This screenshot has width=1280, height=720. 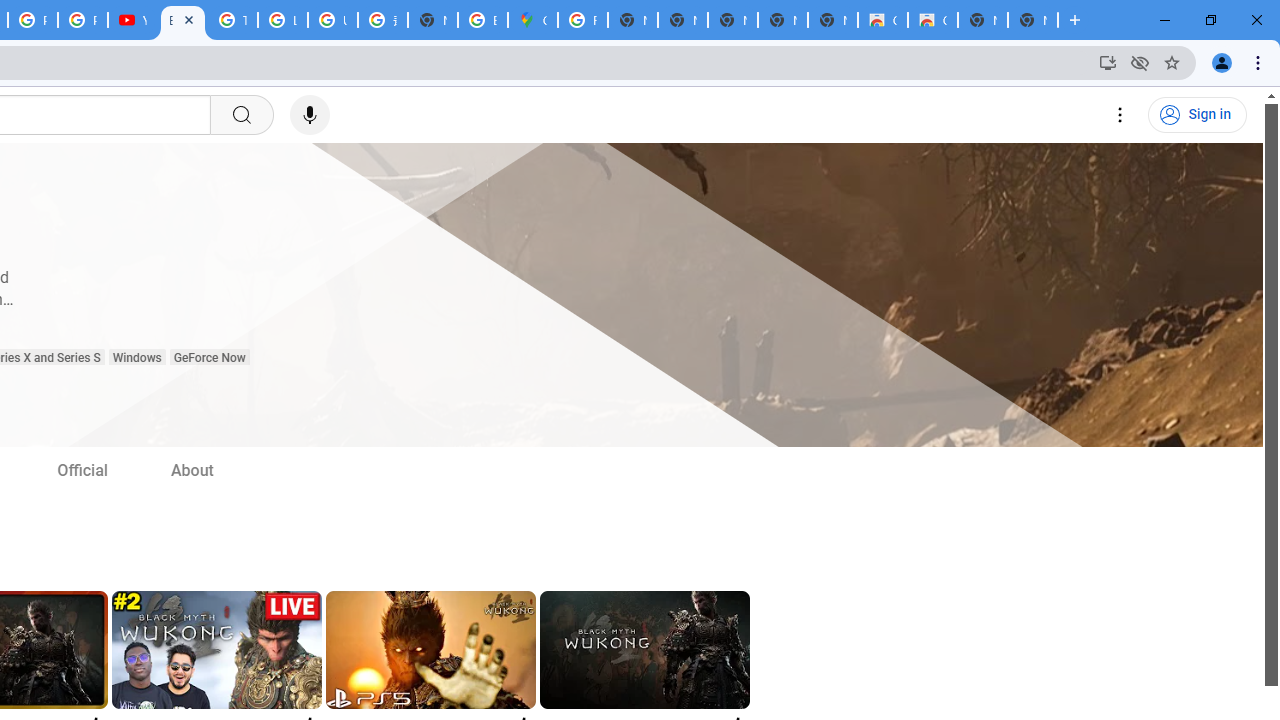 What do you see at coordinates (80, 470) in the screenshot?
I see `'Official'` at bounding box center [80, 470].